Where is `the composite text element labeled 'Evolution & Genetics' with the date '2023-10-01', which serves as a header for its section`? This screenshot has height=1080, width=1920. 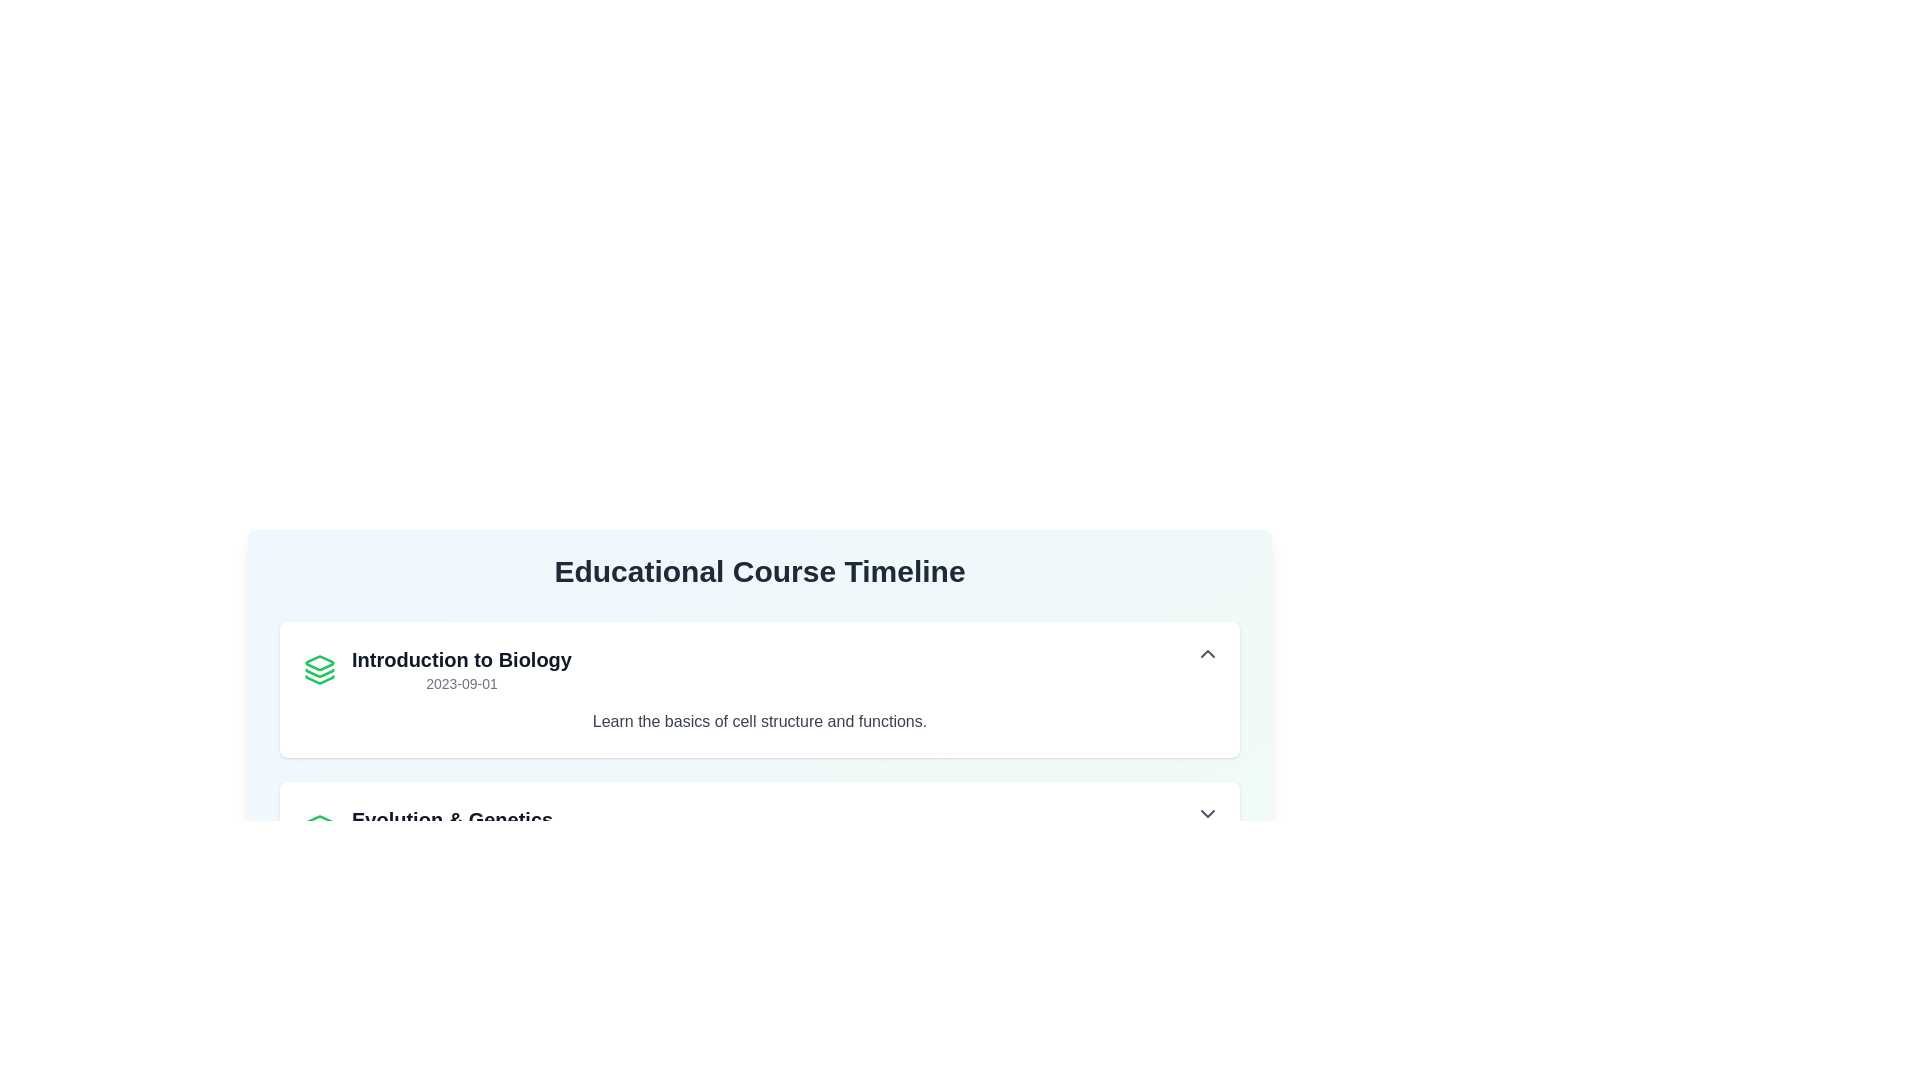 the composite text element labeled 'Evolution & Genetics' with the date '2023-10-01', which serves as a header for its section is located at coordinates (451, 829).